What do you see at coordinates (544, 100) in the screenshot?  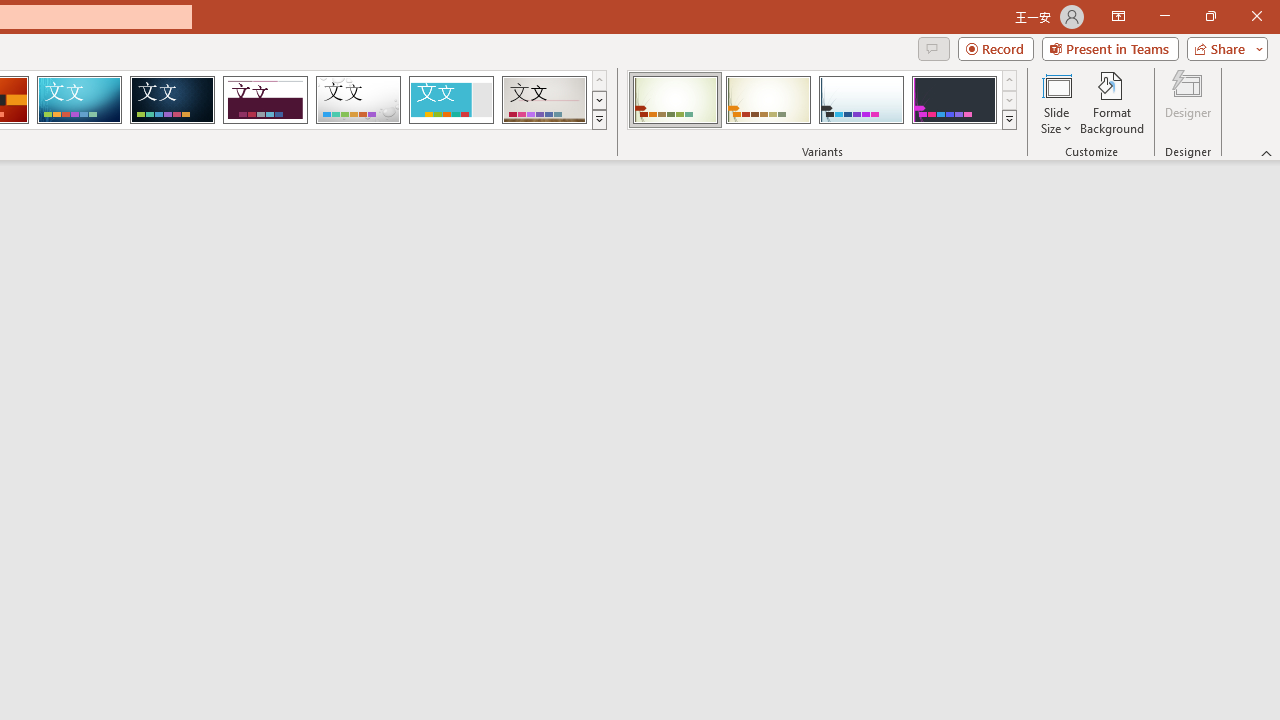 I see `'Gallery Loading Preview...'` at bounding box center [544, 100].